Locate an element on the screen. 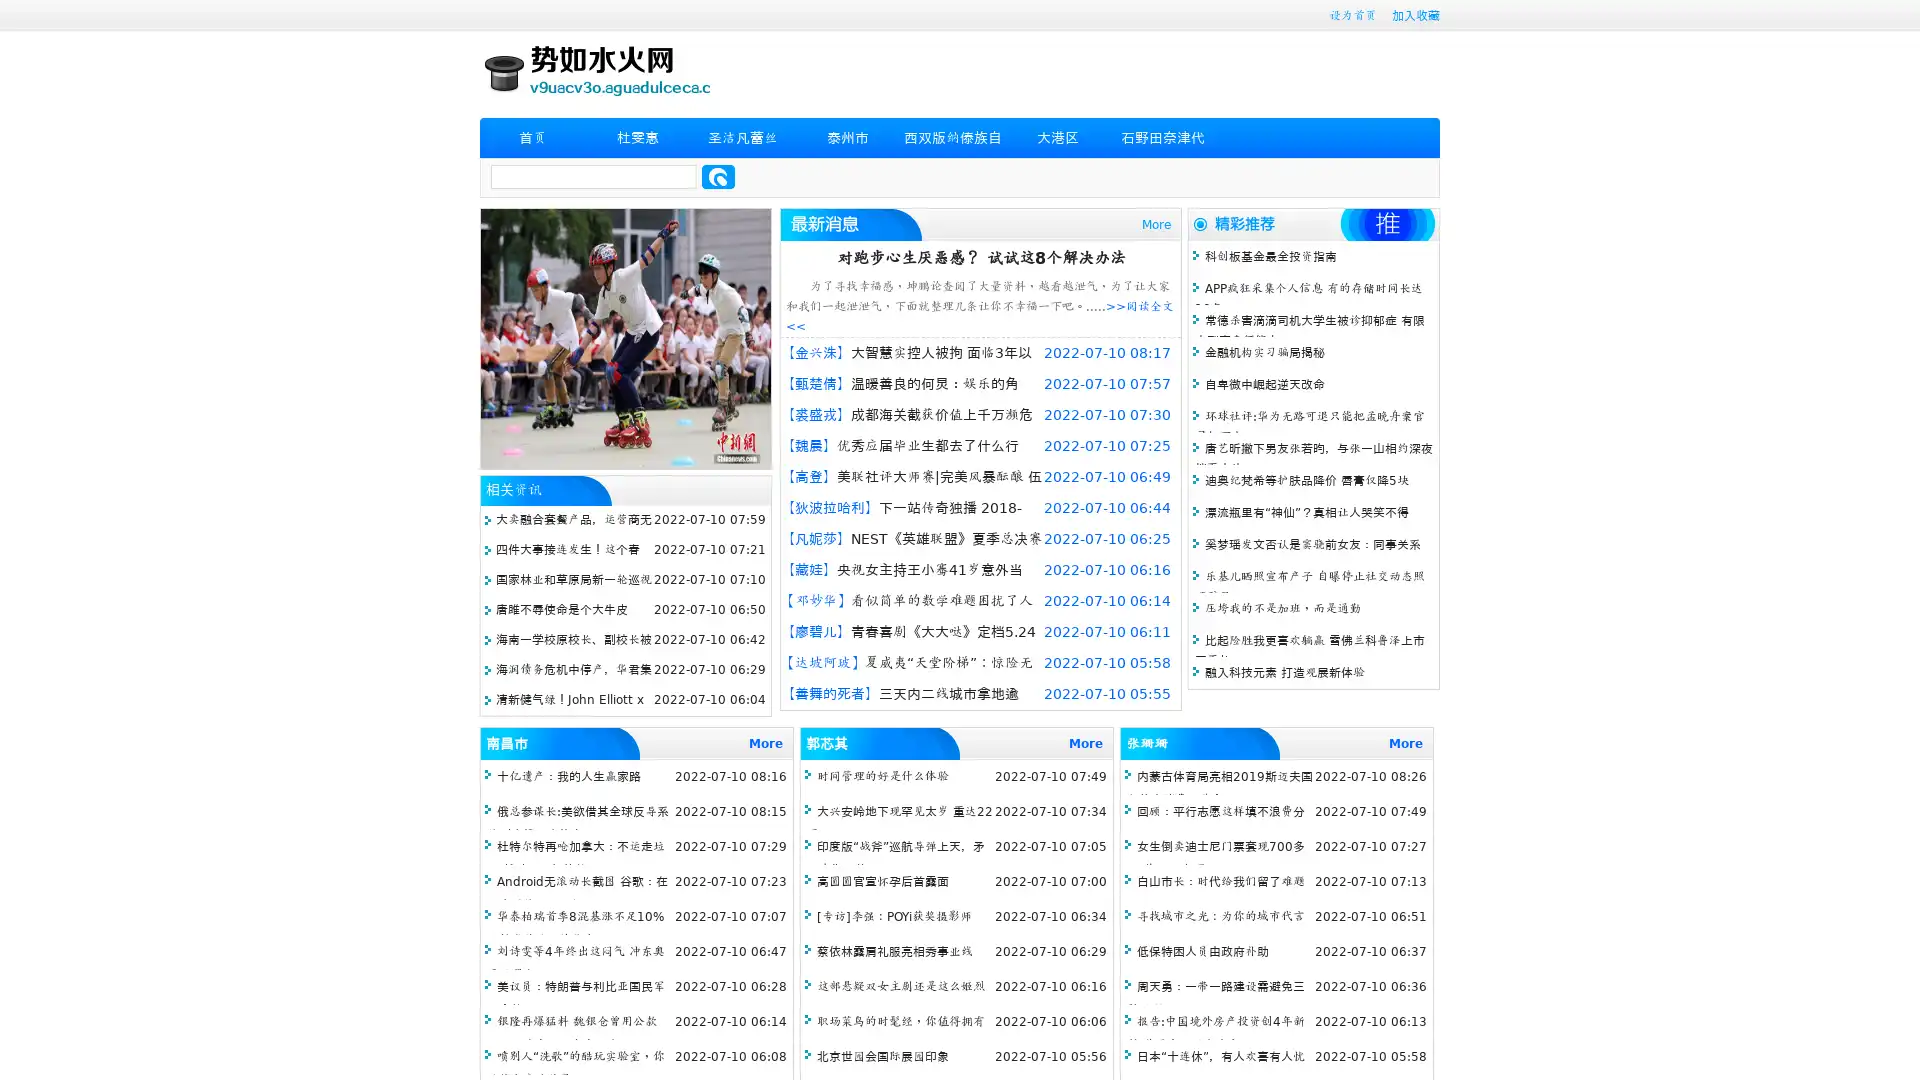 This screenshot has width=1920, height=1080. Search is located at coordinates (718, 176).